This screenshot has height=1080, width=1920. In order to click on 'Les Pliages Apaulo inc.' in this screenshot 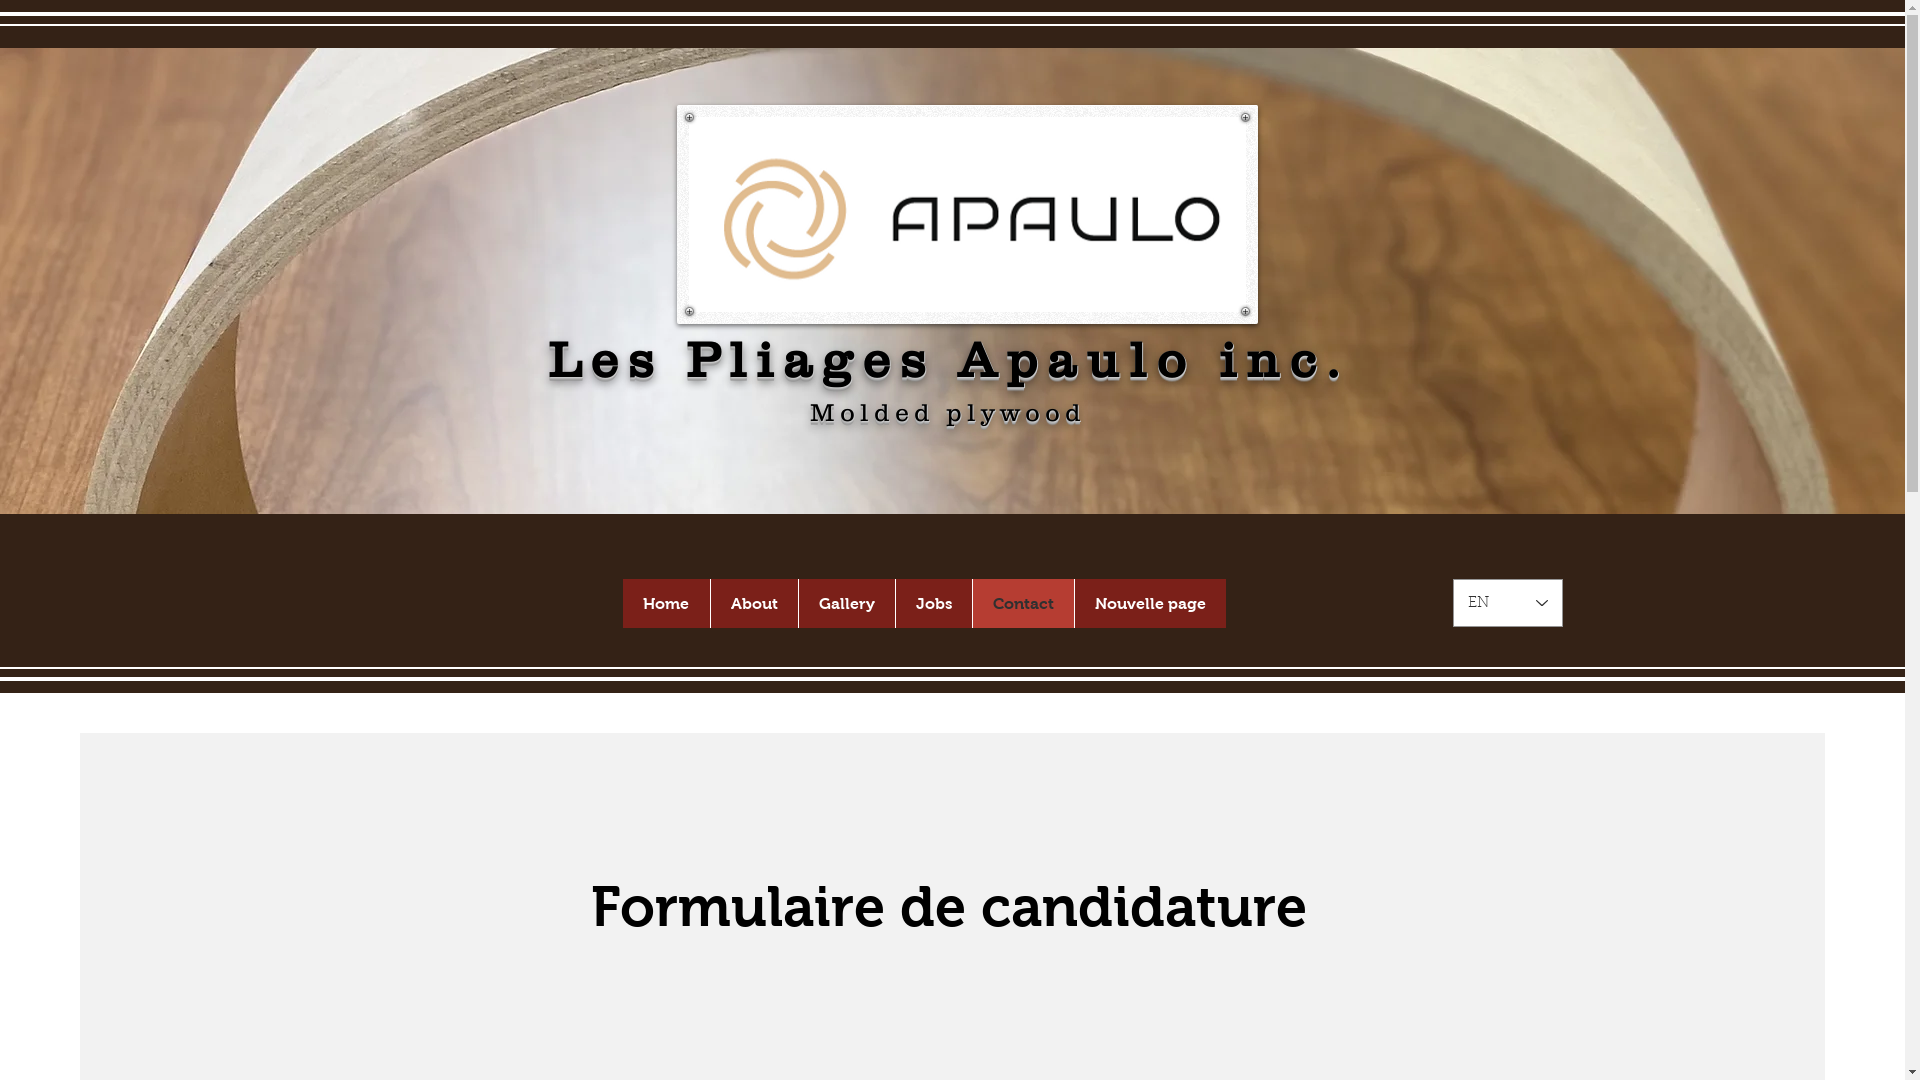, I will do `click(947, 357)`.